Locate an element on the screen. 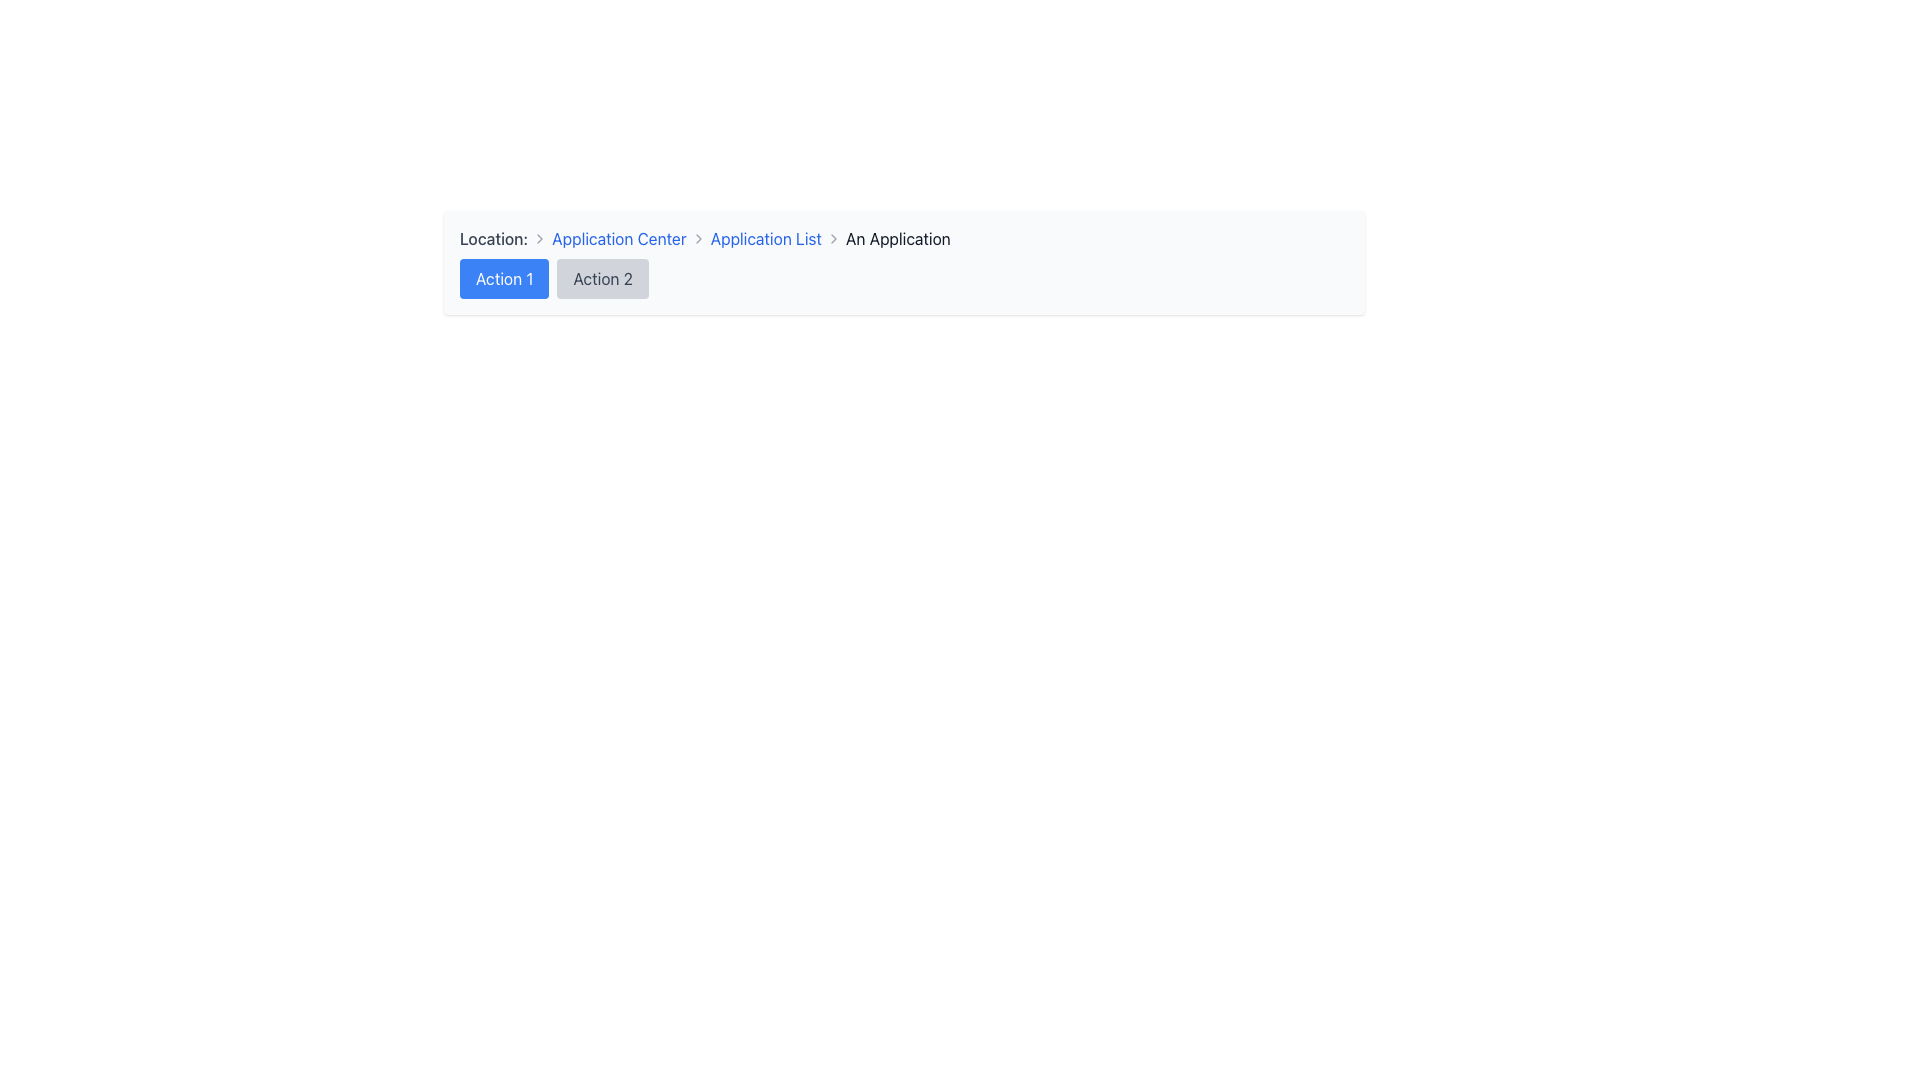 The height and width of the screenshot is (1080, 1920). the 'Application Center' hyperlink in the breadcrumb navigation, which is the second clickable text item after 'Location:' and before 'Application List' is located at coordinates (618, 238).